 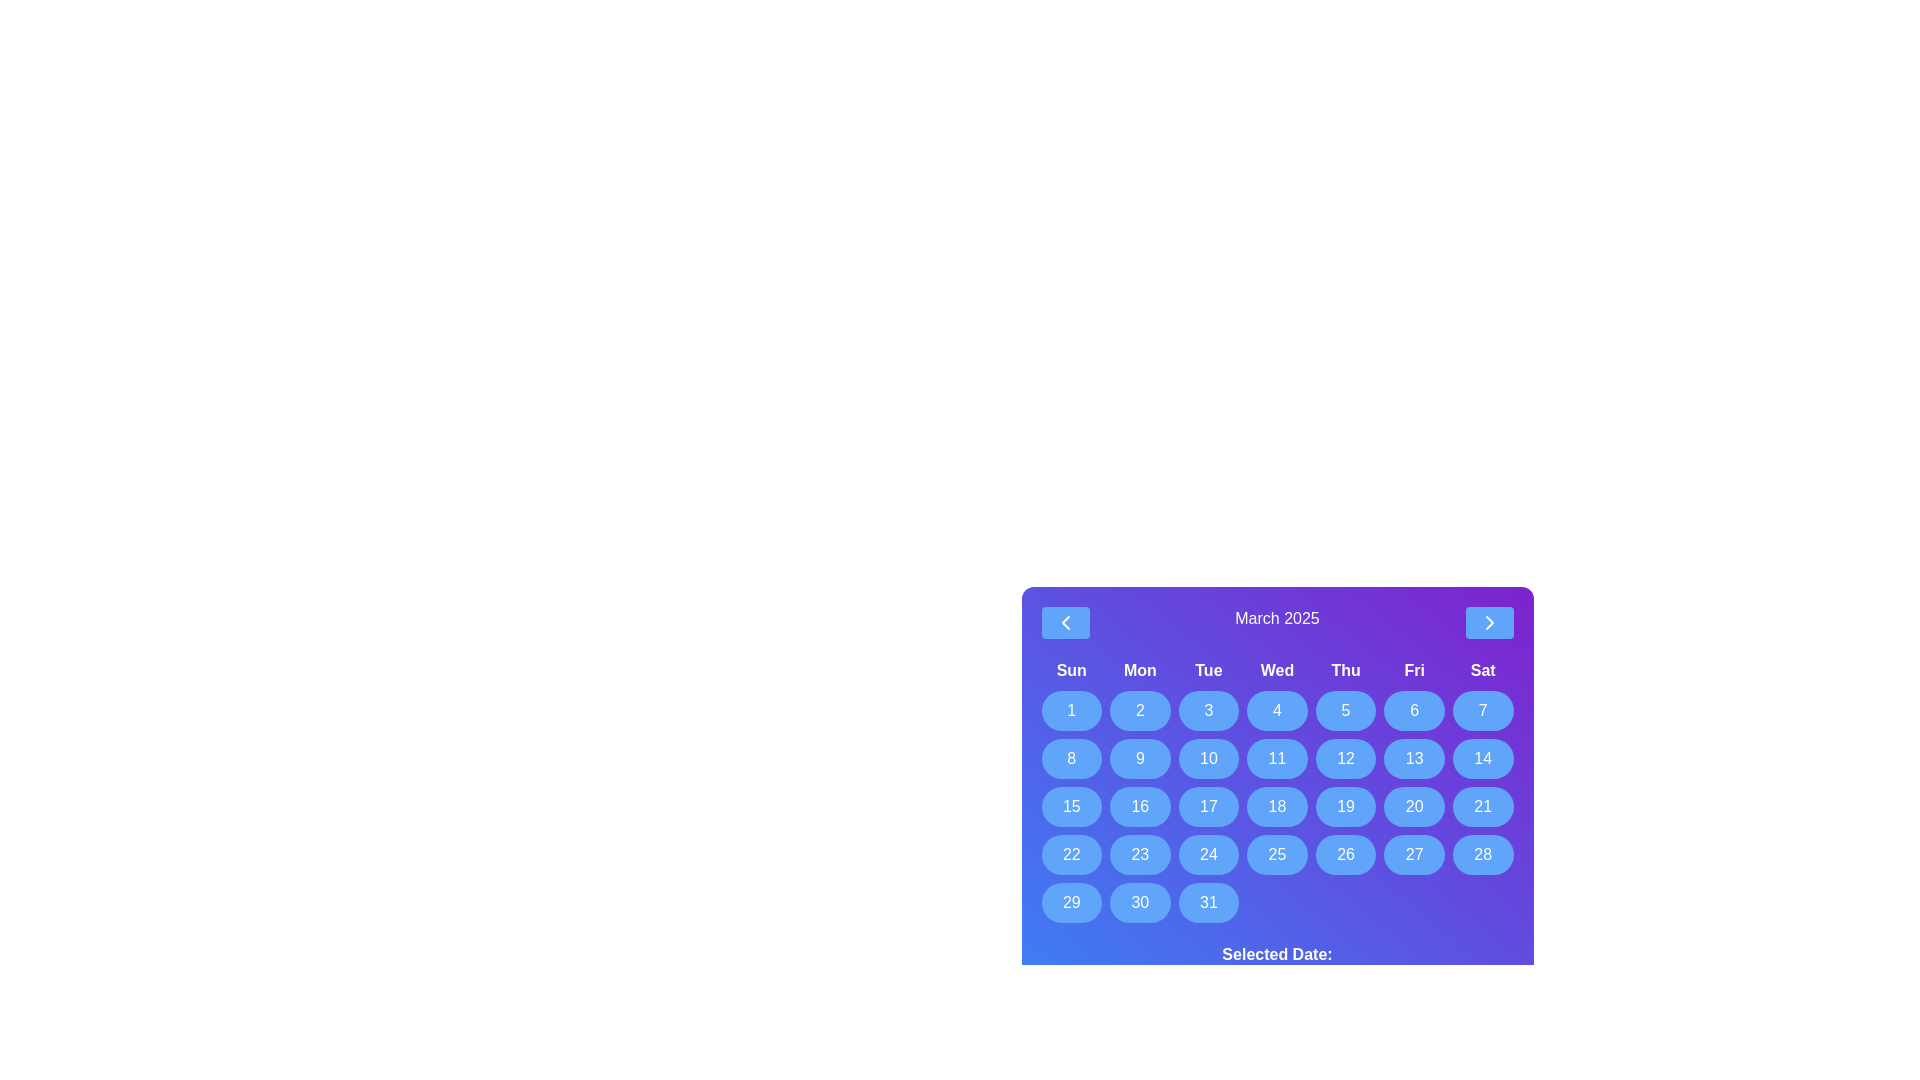 I want to click on the label displaying 'Mon' in bold style, which is the second item in the row of weekday names on the calendar interface, so click(x=1140, y=671).